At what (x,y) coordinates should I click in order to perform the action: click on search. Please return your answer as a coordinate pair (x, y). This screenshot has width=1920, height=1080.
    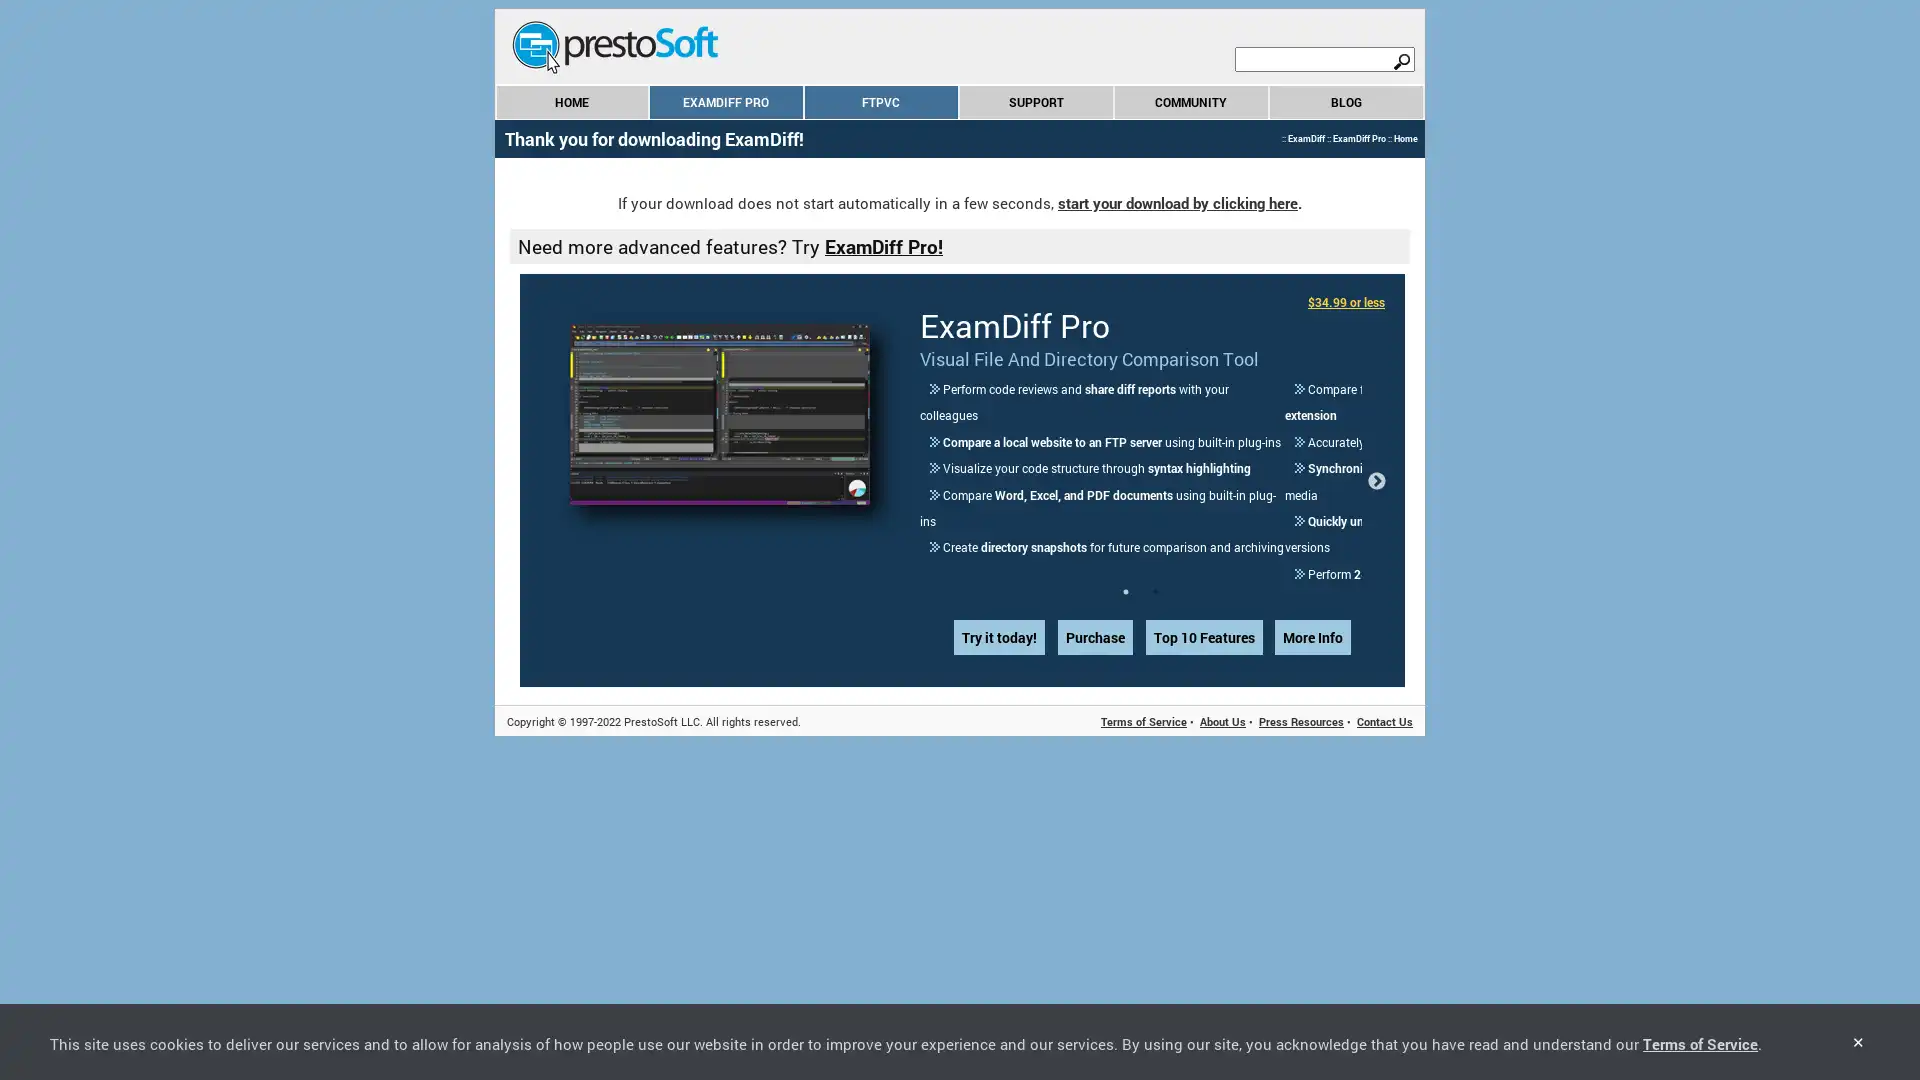
    Looking at the image, I should click on (1400, 60).